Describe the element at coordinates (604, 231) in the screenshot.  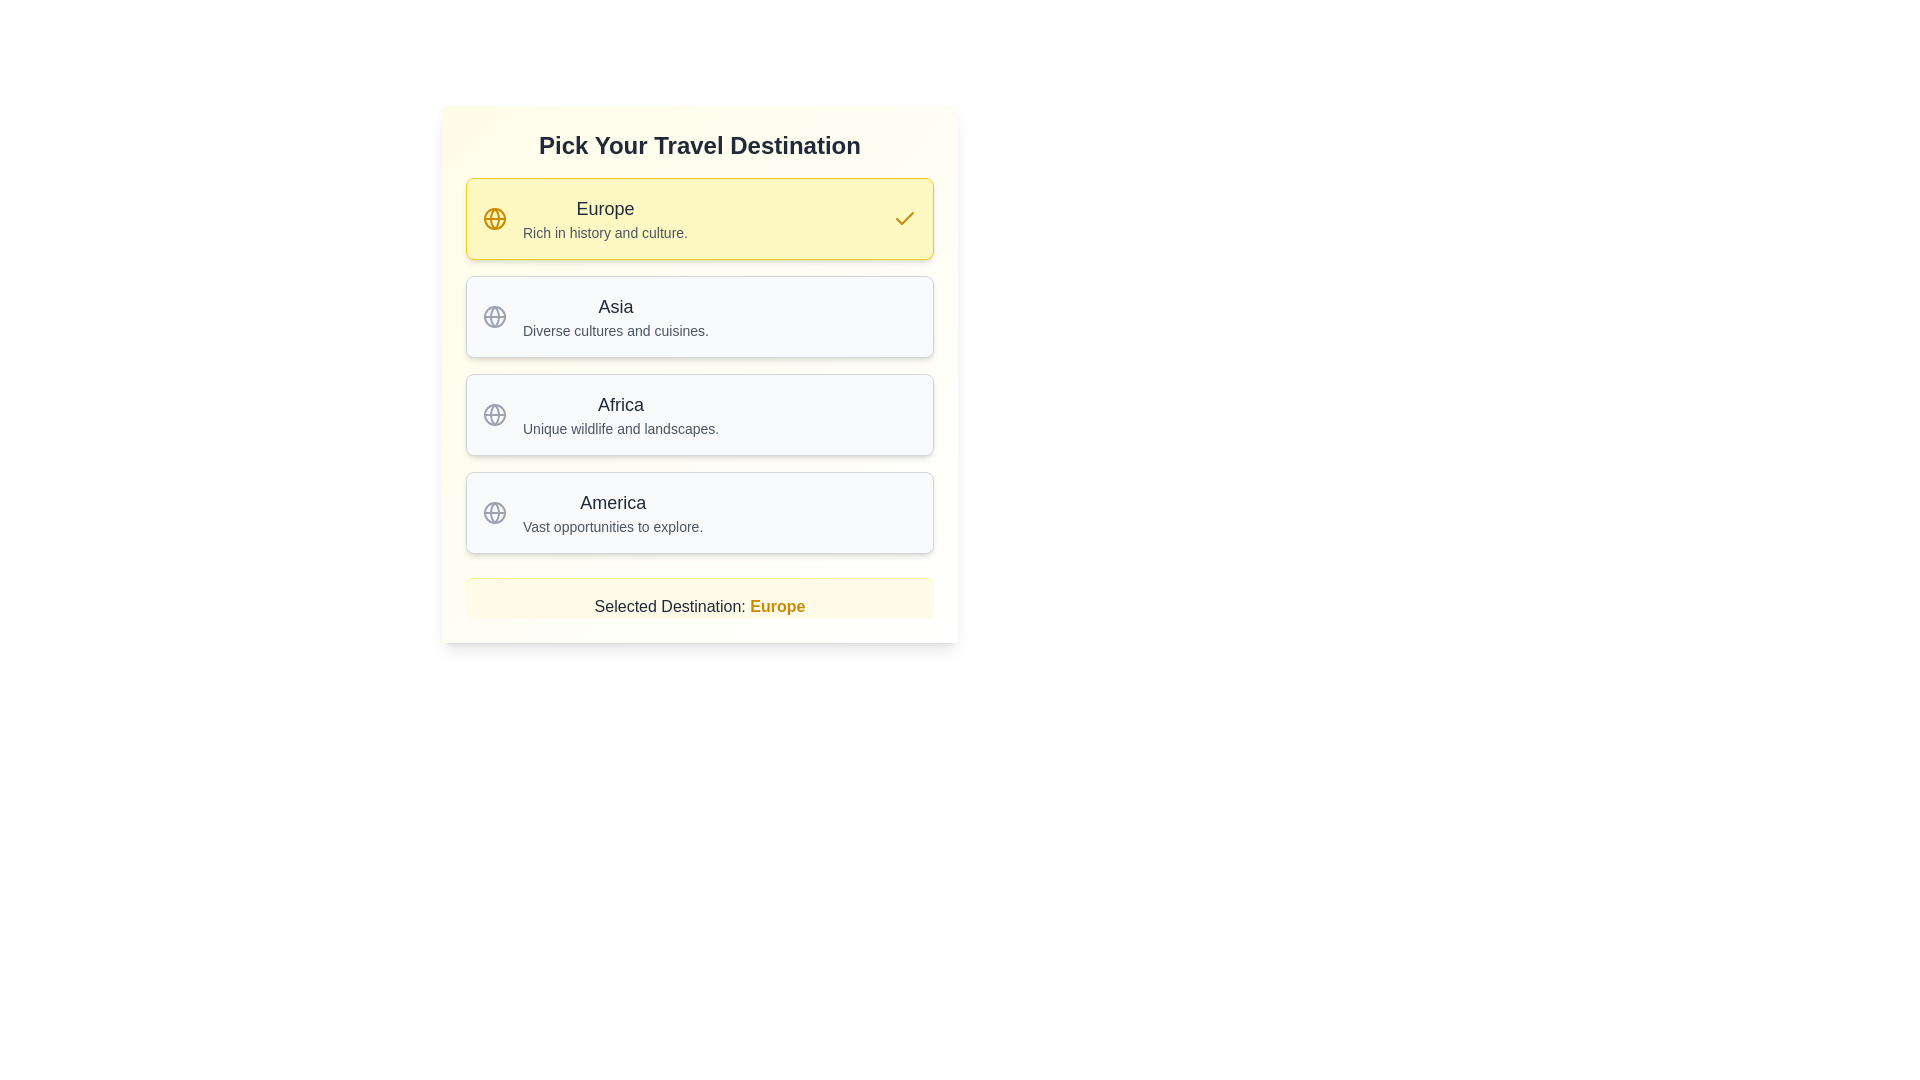
I see `the text component that says 'Rich in history and culture.' which is styled in a small font size and light gray color, located below the heading 'Europe' within a yellow background card` at that location.